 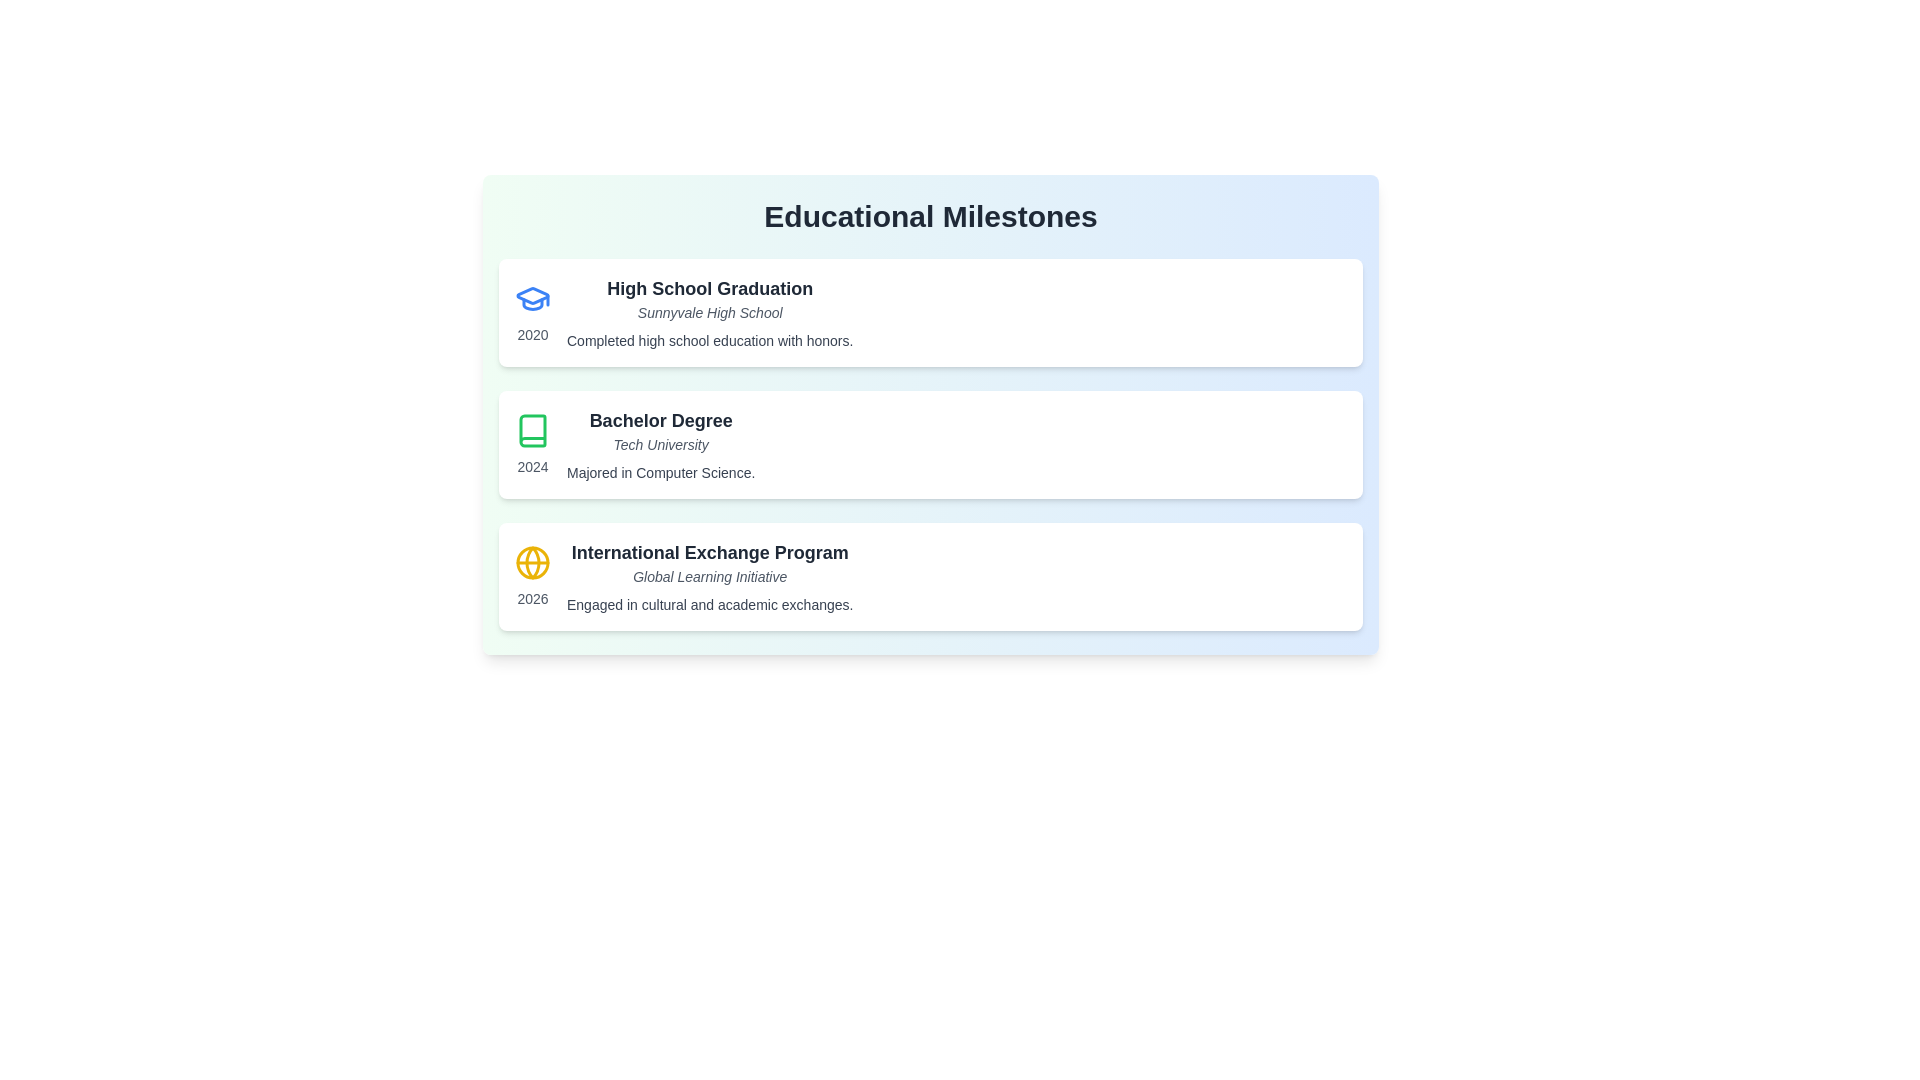 I want to click on the circular globe icon styled in yellow, located within the '2026' educational milestone box, above the text '2026' and aligned to the left of the main description, so click(x=532, y=563).